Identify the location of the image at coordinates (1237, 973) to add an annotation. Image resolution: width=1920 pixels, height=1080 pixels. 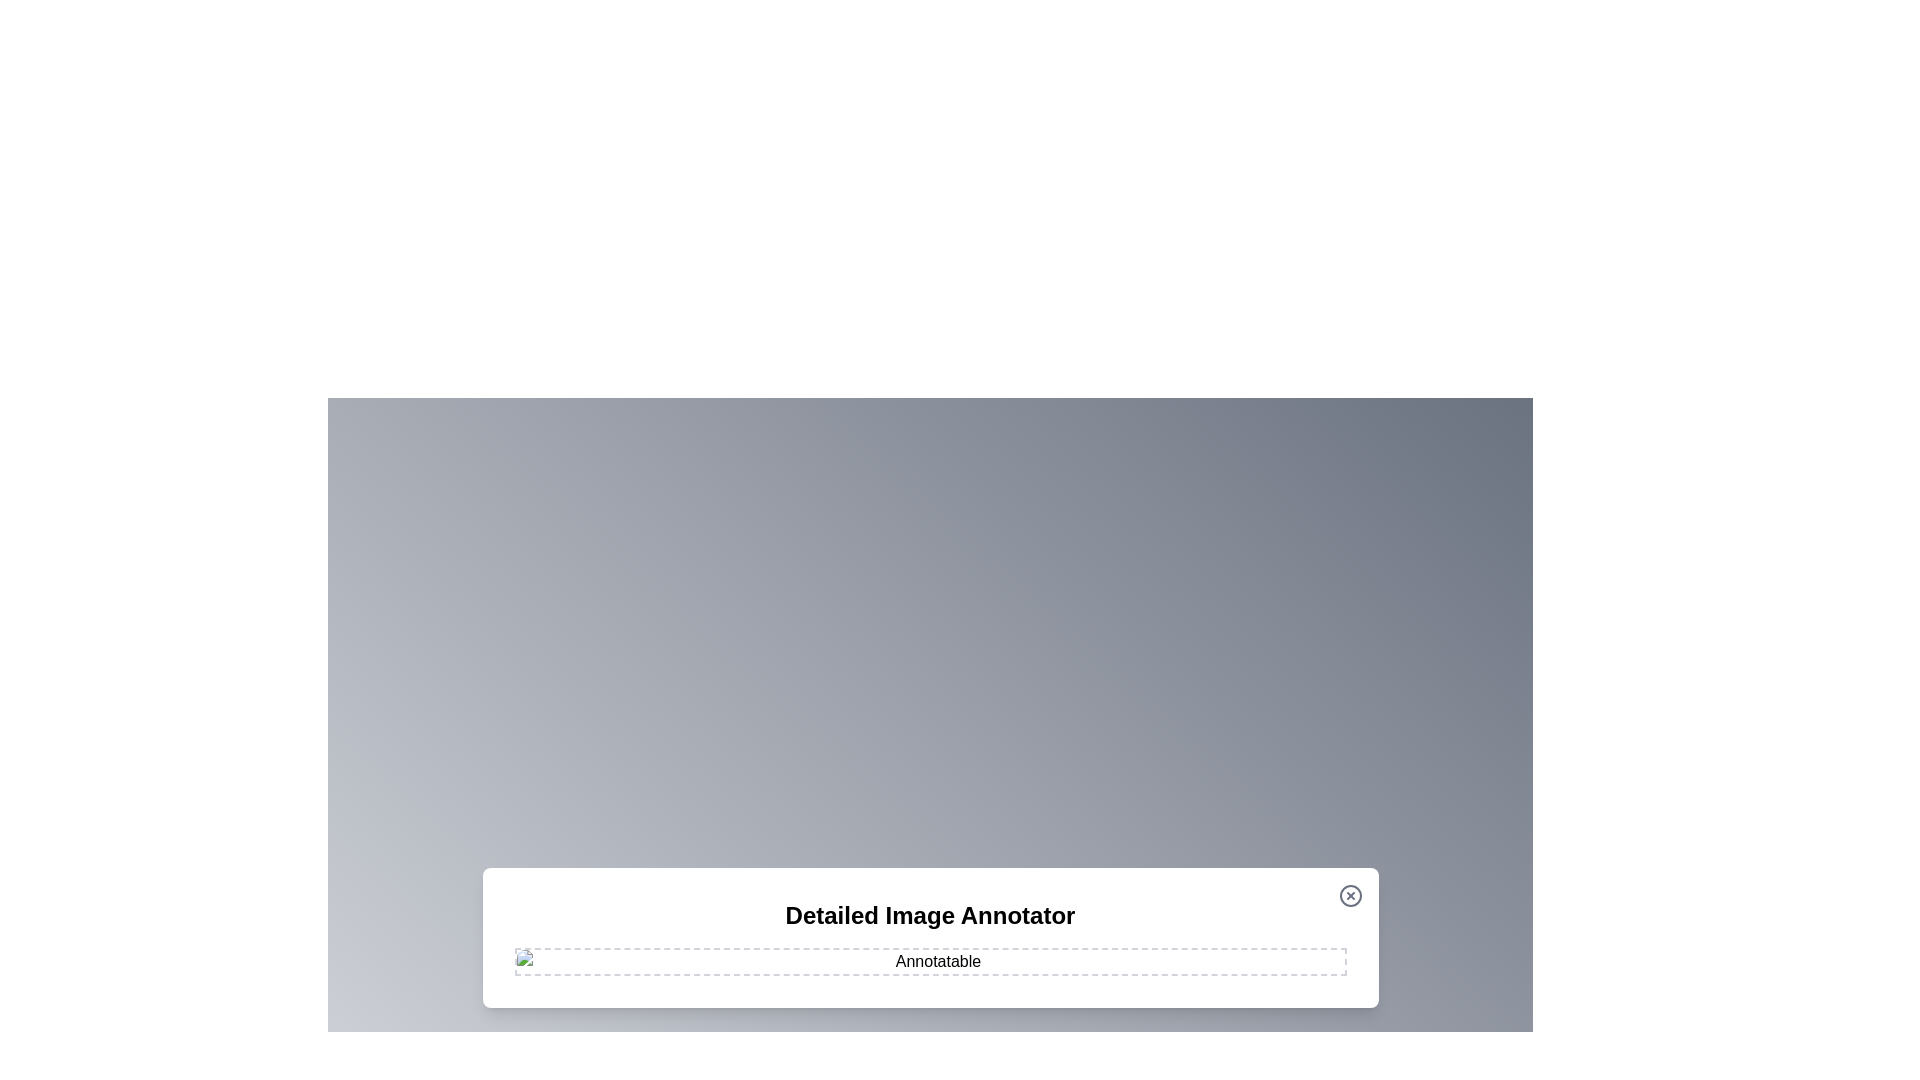
(1236, 971).